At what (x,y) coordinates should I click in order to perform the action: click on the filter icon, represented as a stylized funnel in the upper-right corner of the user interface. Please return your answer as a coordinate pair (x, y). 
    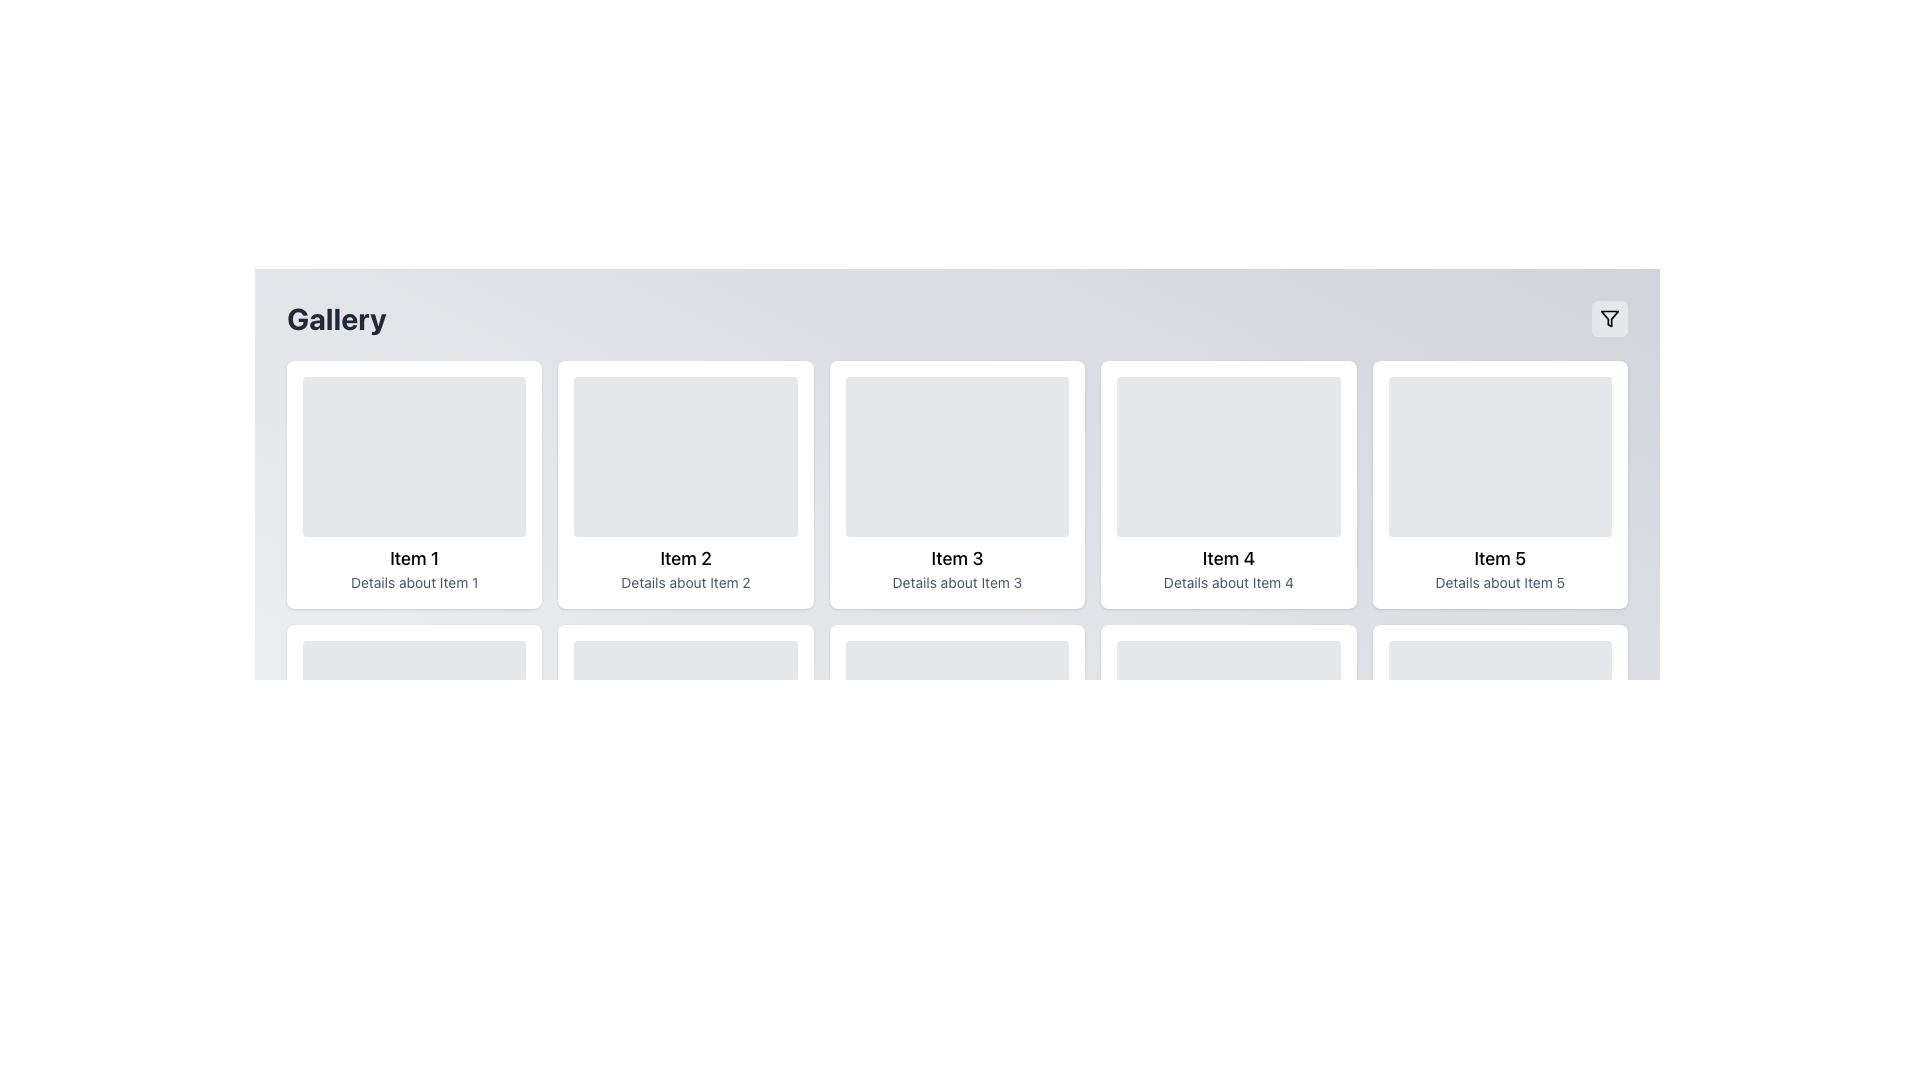
    Looking at the image, I should click on (1609, 318).